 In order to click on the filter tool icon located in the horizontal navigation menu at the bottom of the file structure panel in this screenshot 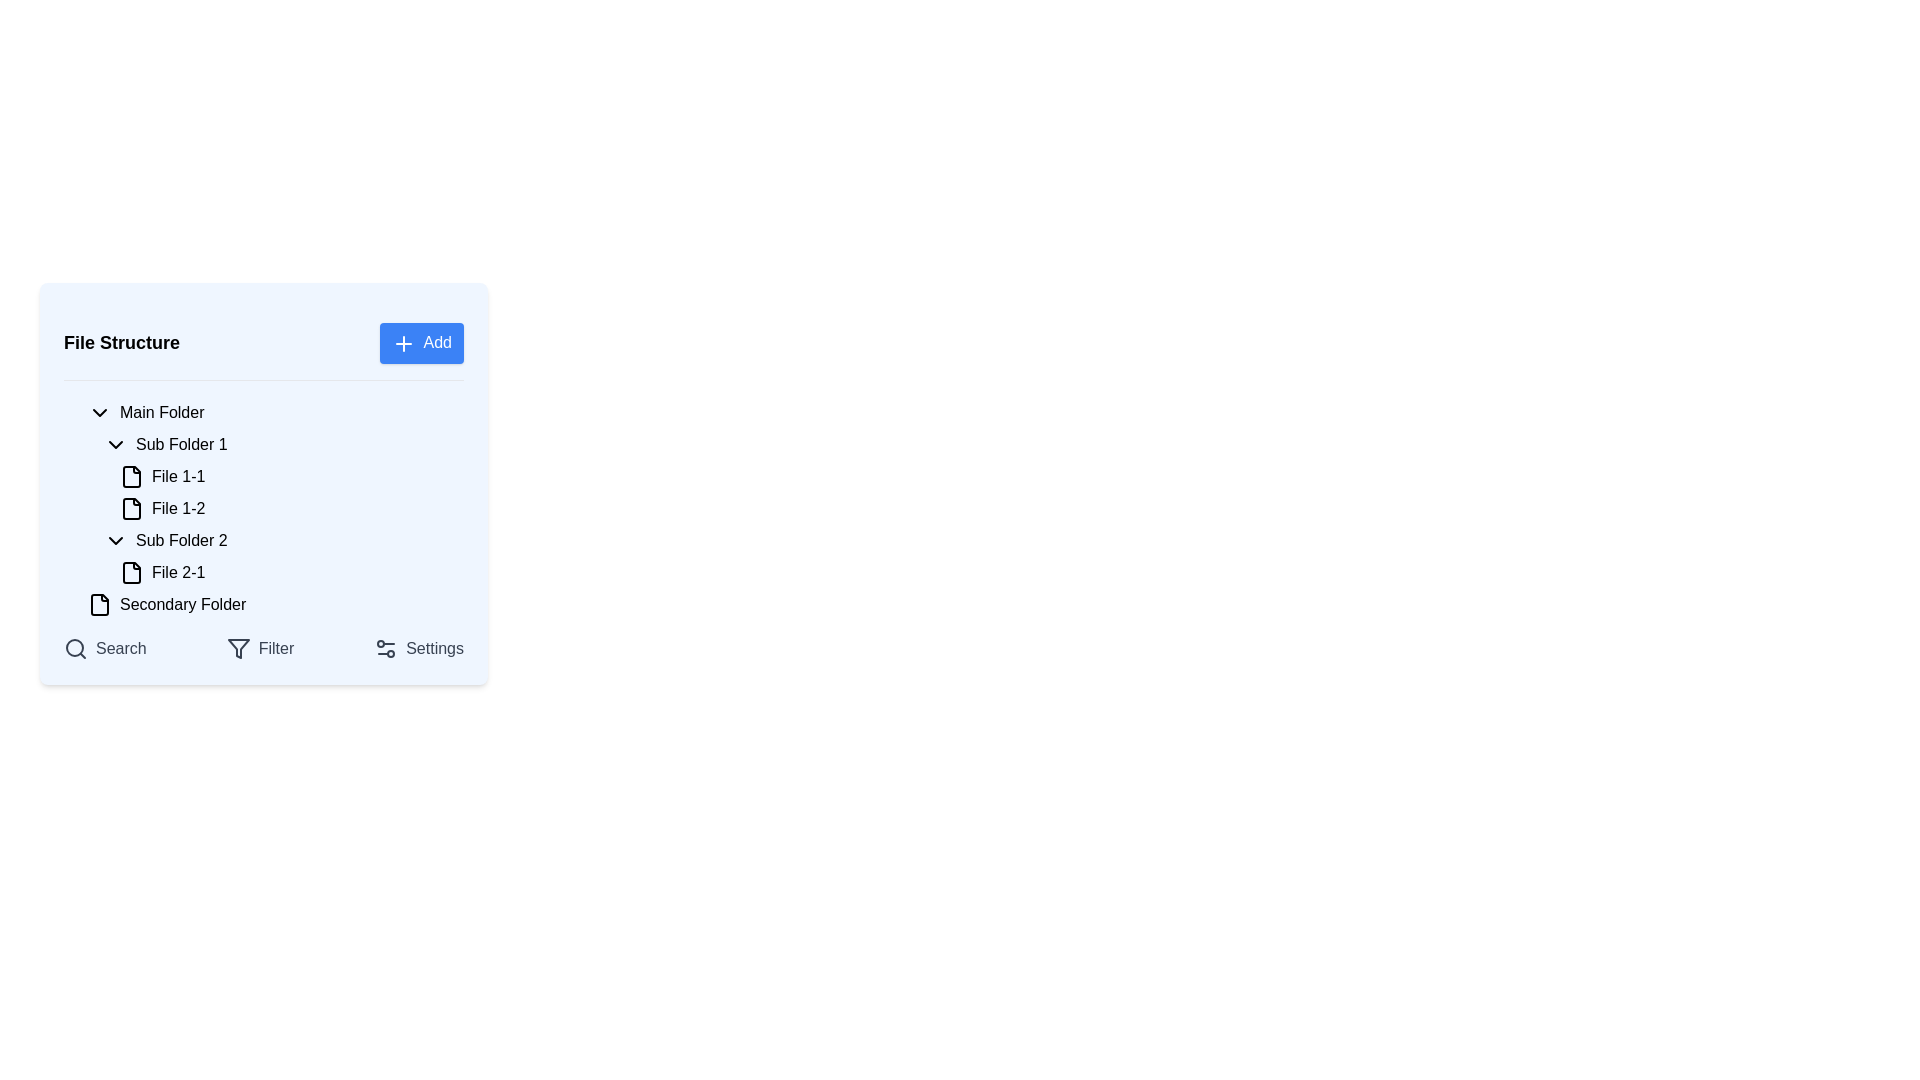, I will do `click(238, 648)`.